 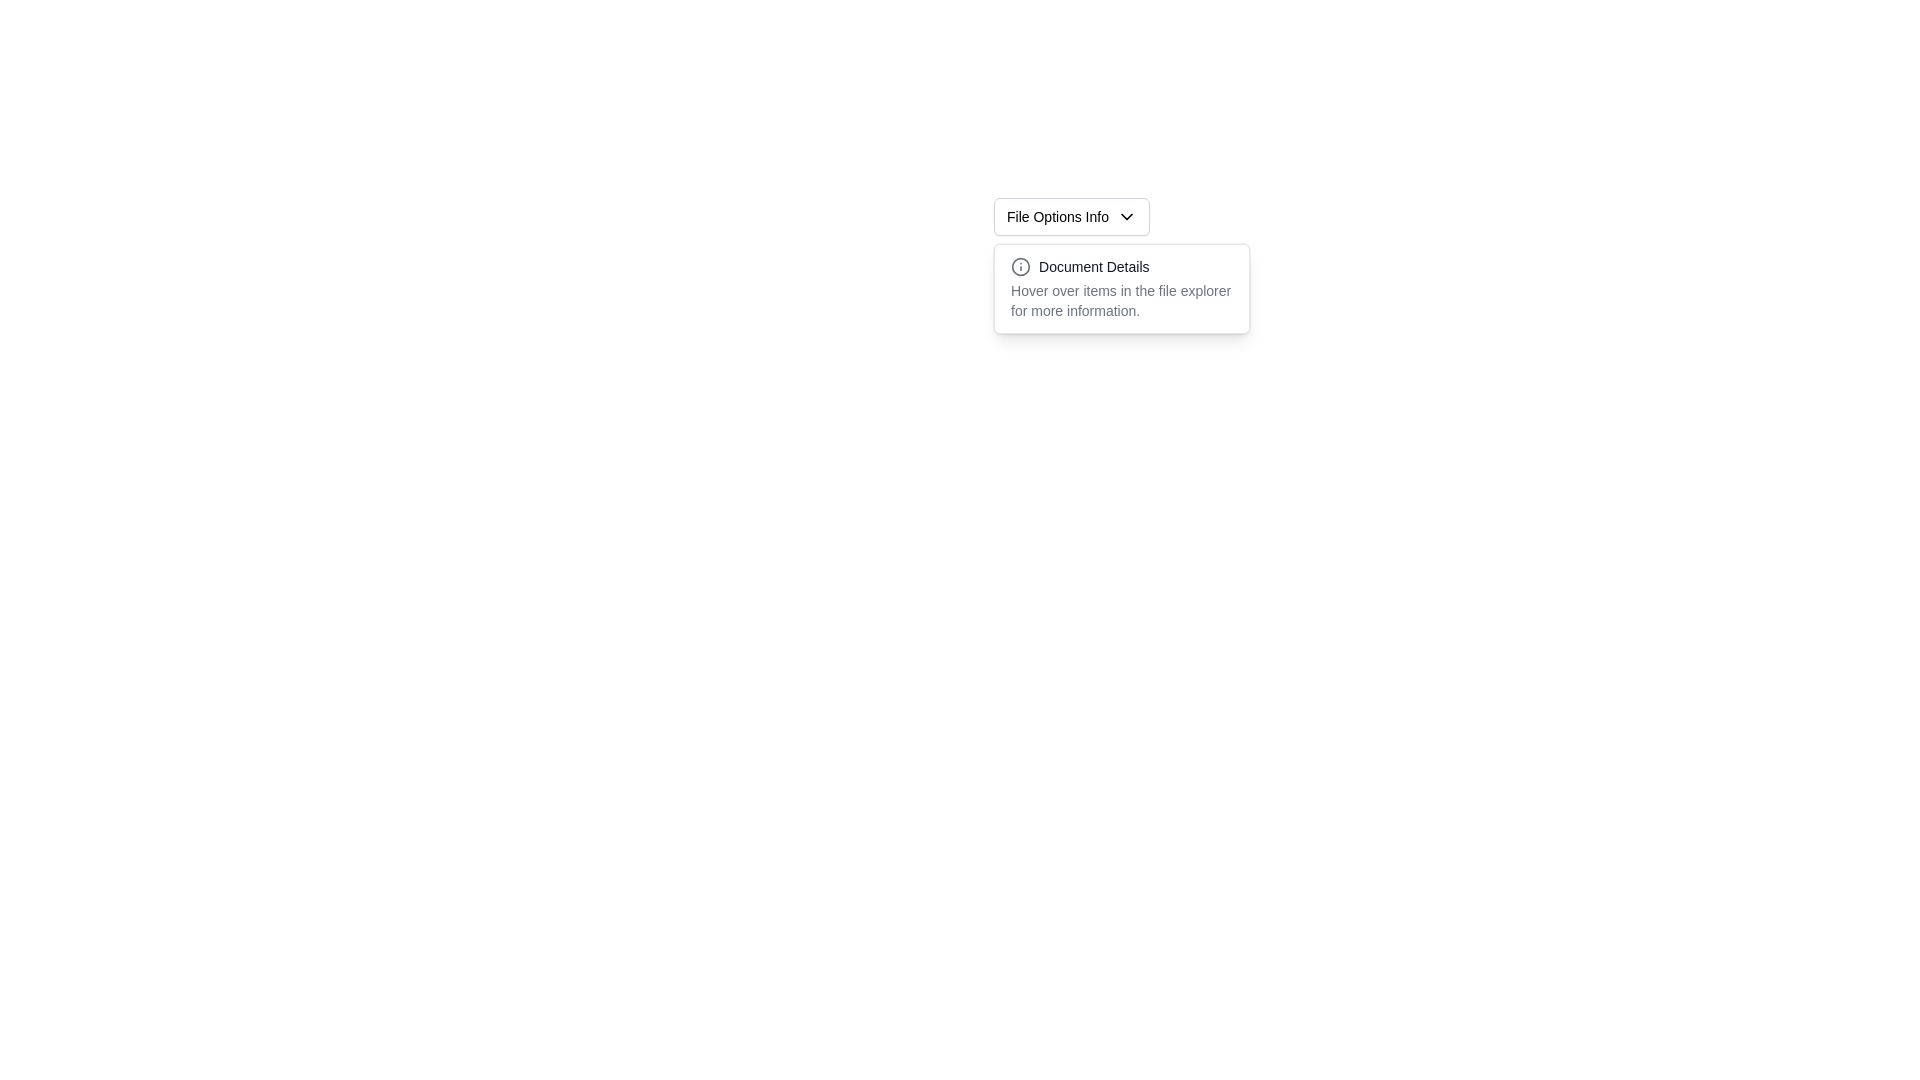 I want to click on textual information of the gray text label that states 'Hover over items in the file explorer for more information.' located in the Document Details section, so click(x=1122, y=300).